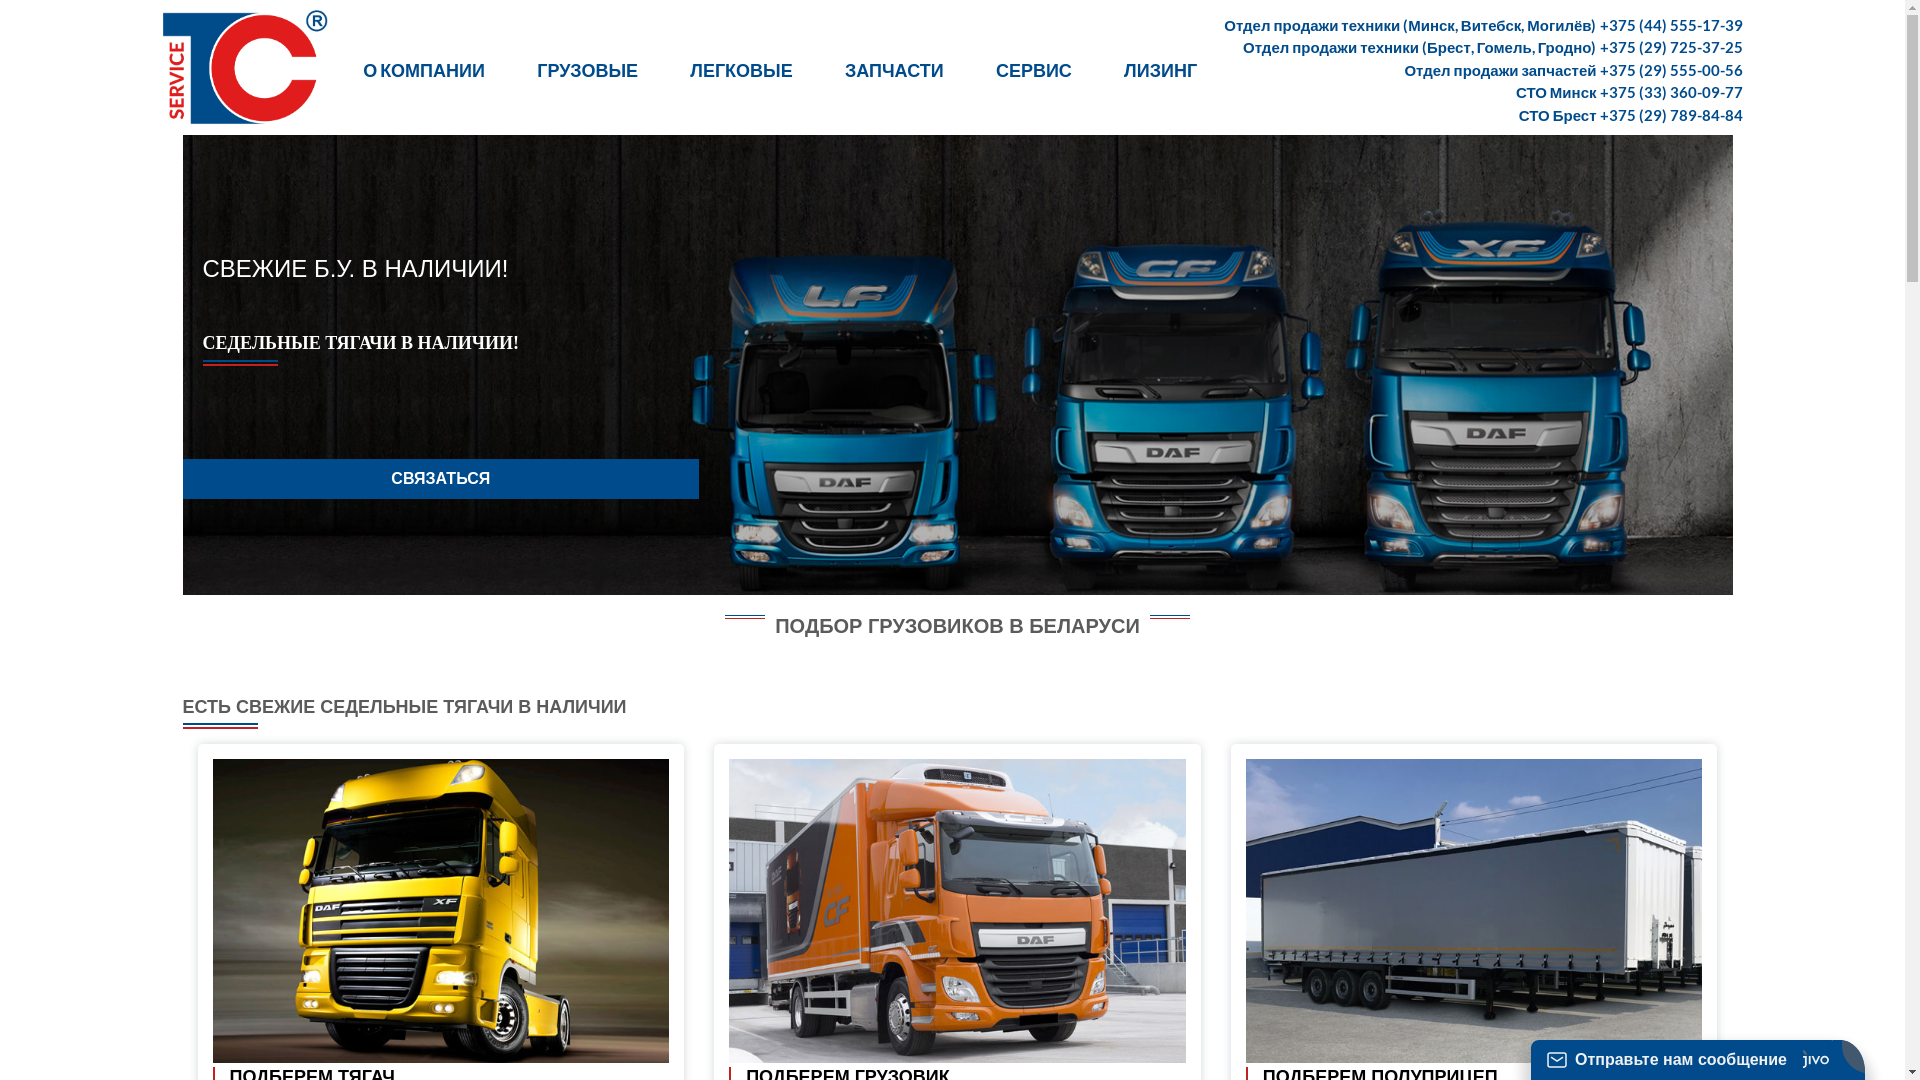  Describe the element at coordinates (1671, 115) in the screenshot. I see `'+375 (29) 789-84-84'` at that location.